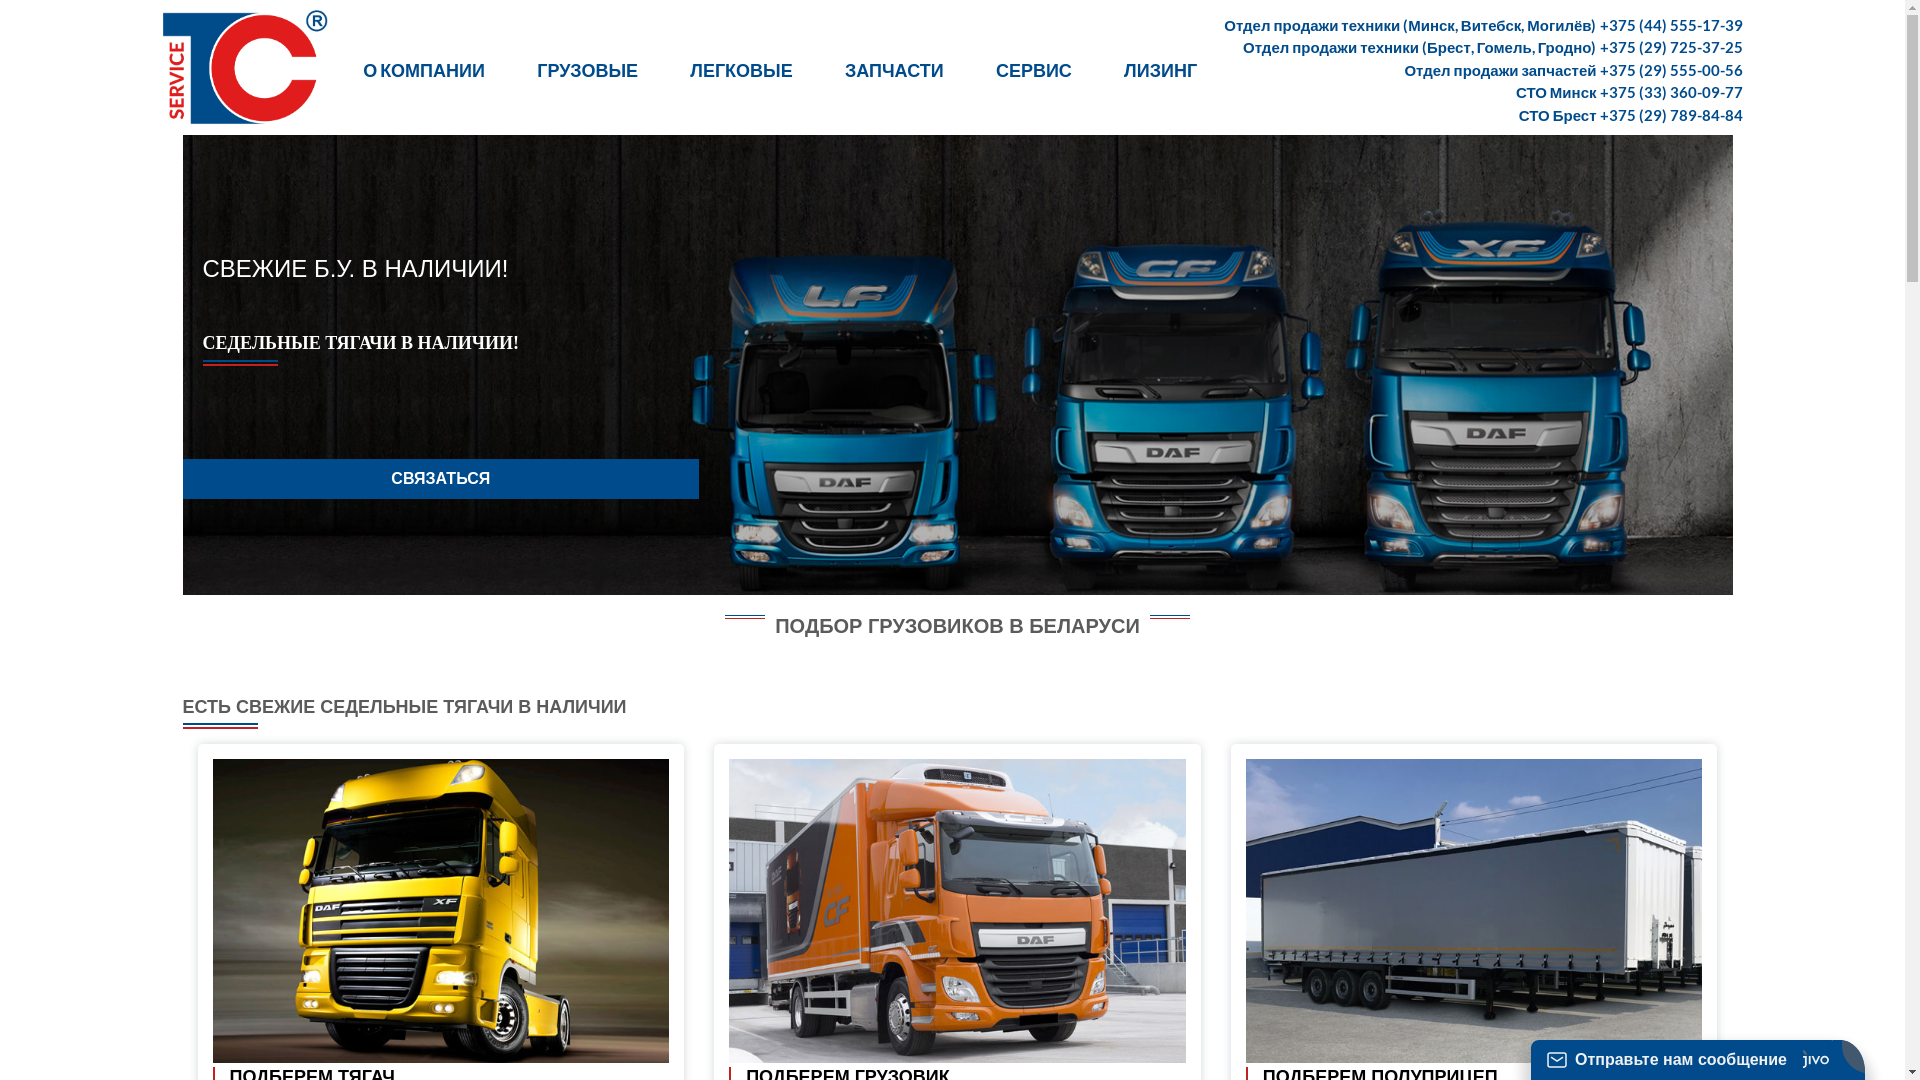  Describe the element at coordinates (1671, 115) in the screenshot. I see `'+375 (29) 789-84-84'` at that location.